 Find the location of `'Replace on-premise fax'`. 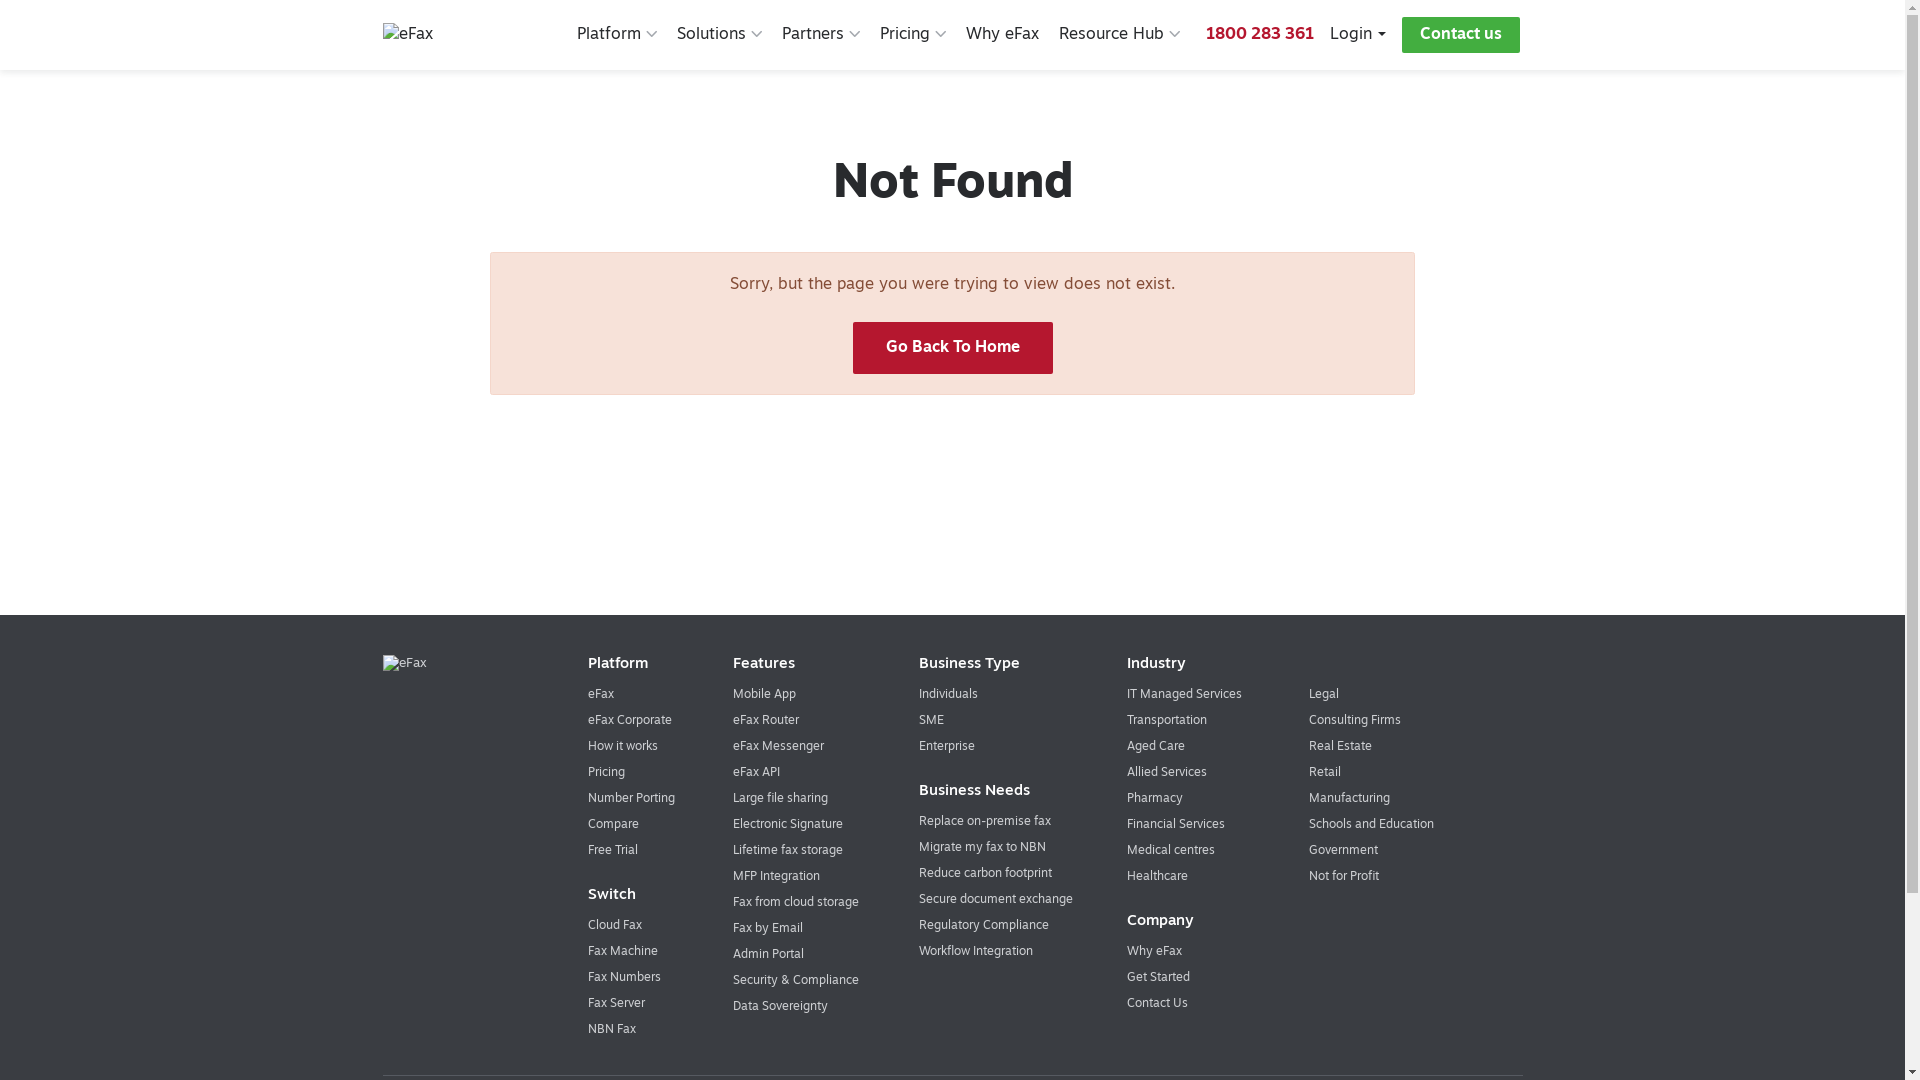

'Replace on-premise fax' is located at coordinates (984, 821).